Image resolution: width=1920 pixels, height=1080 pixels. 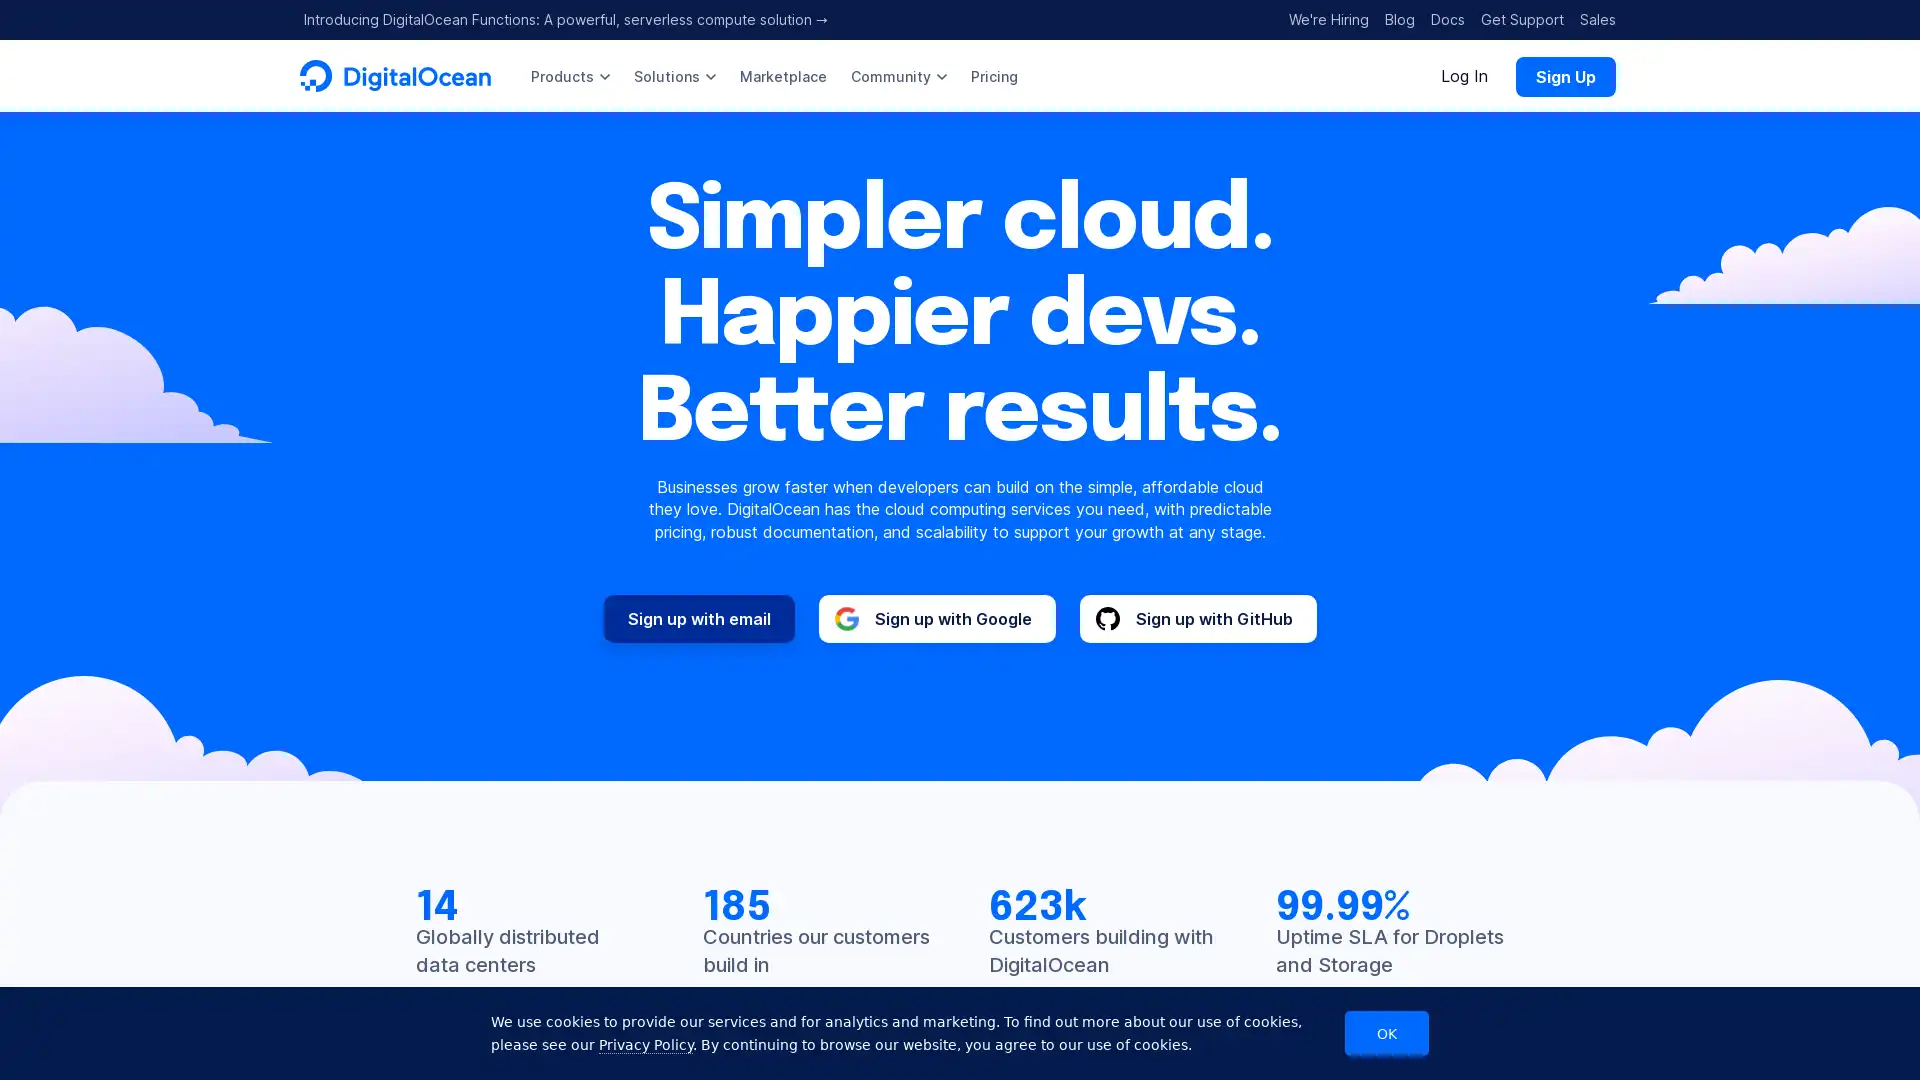 What do you see at coordinates (569, 75) in the screenshot?
I see `Products` at bounding box center [569, 75].